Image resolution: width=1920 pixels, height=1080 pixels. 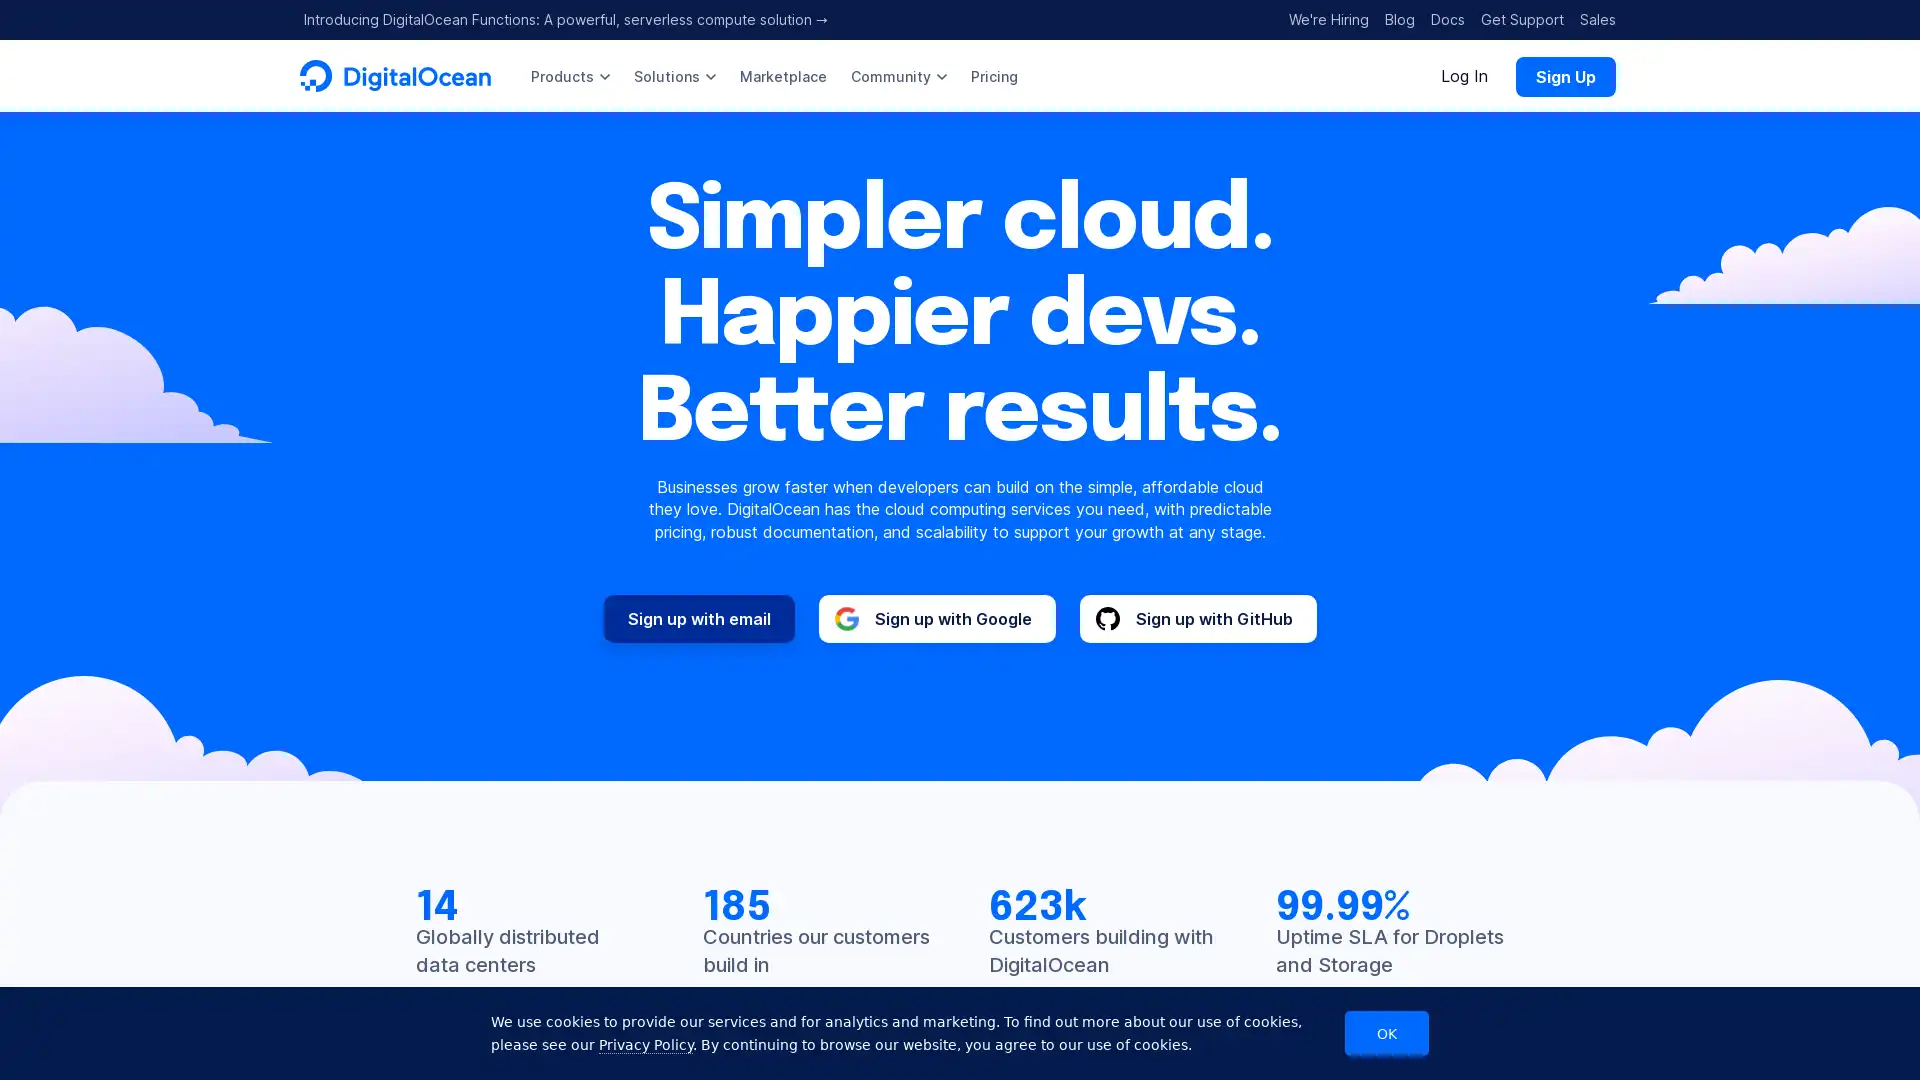 What do you see at coordinates (569, 75) in the screenshot?
I see `Products` at bounding box center [569, 75].